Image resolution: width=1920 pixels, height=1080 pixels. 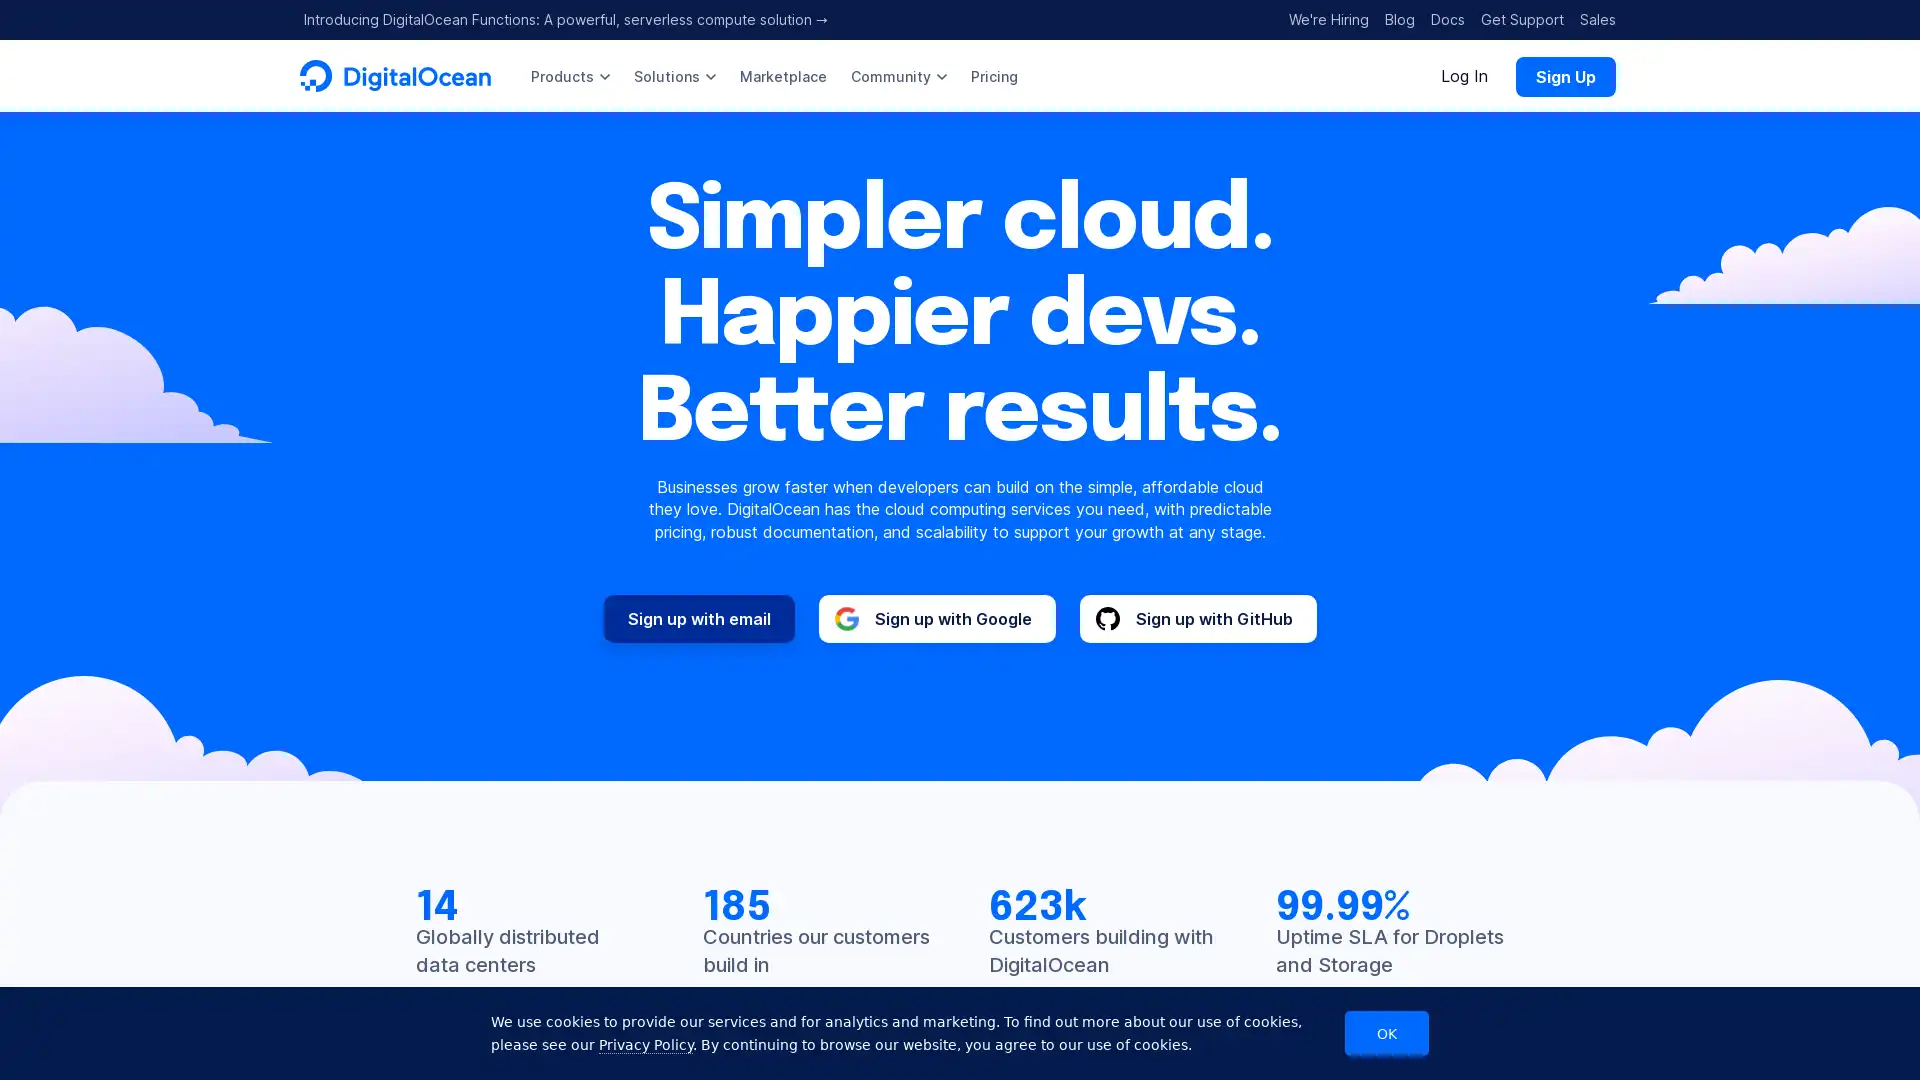 What do you see at coordinates (569, 75) in the screenshot?
I see `Products` at bounding box center [569, 75].